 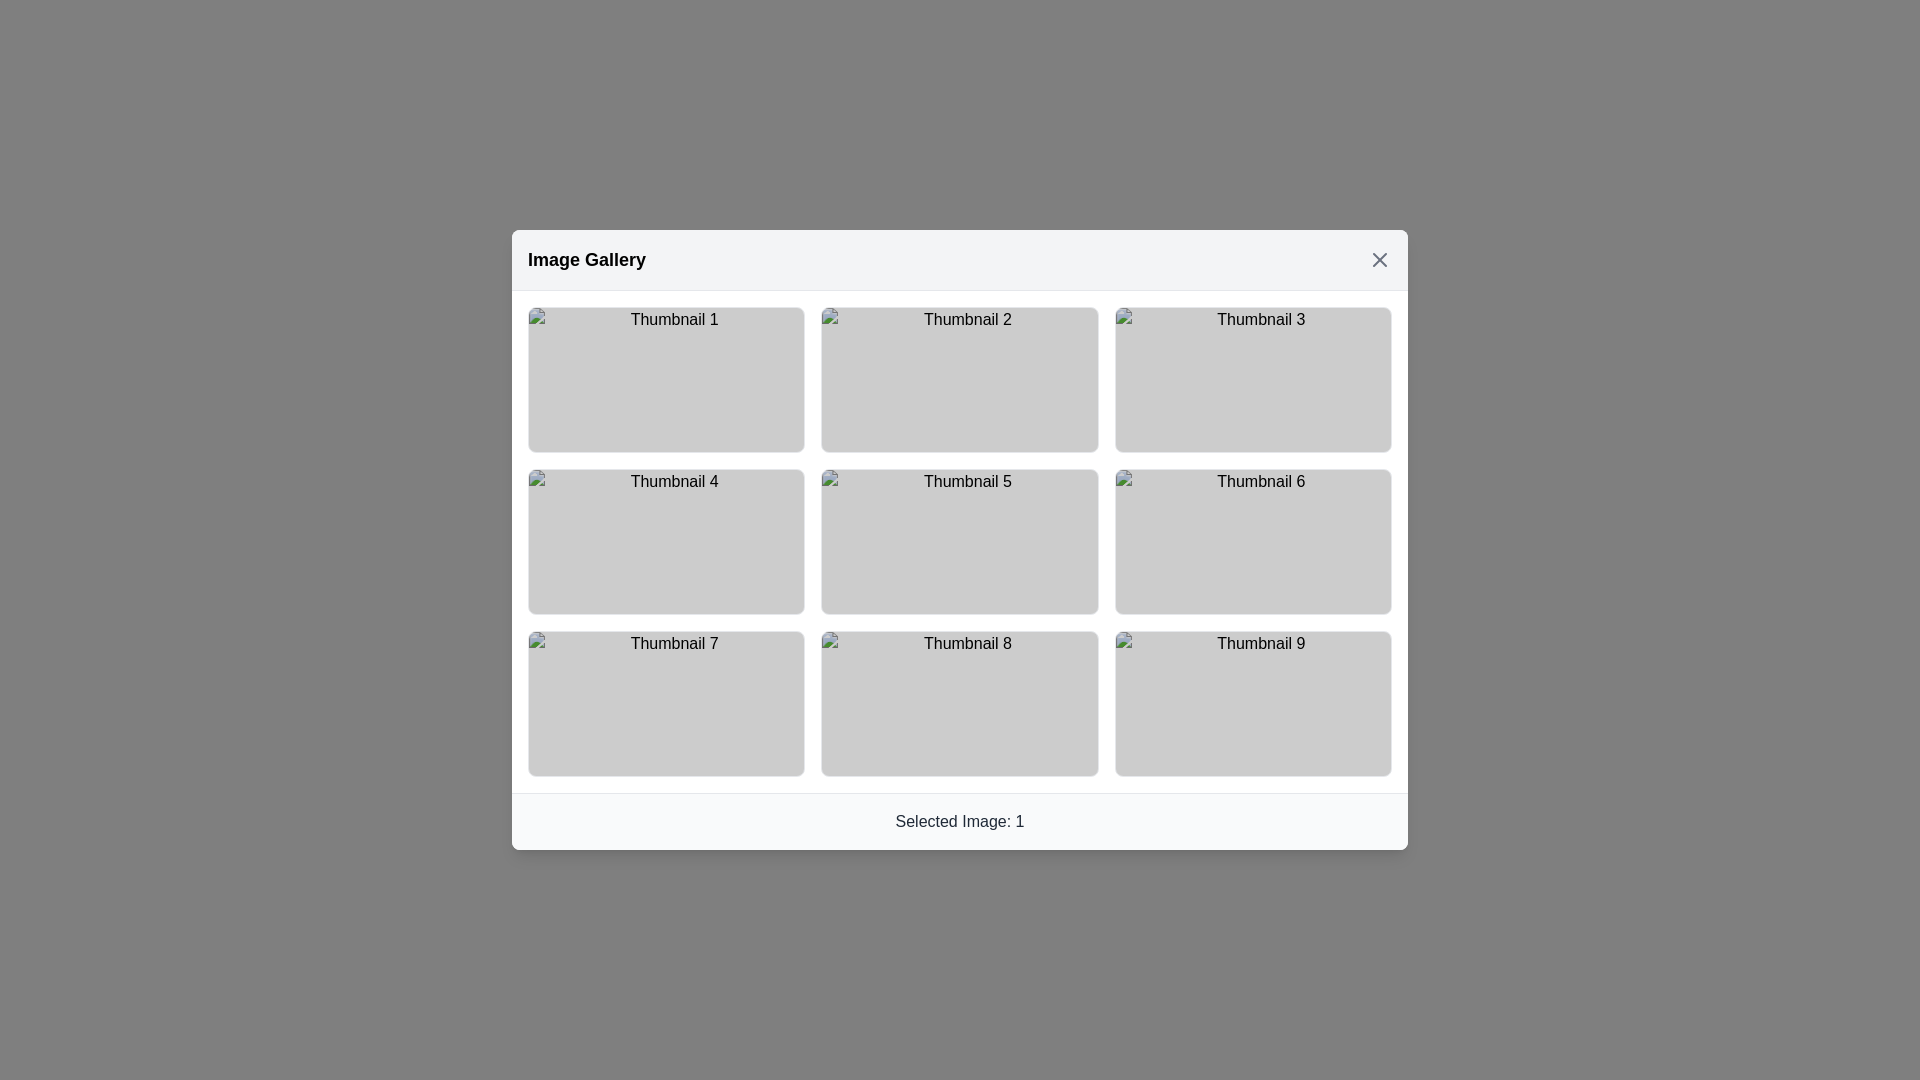 What do you see at coordinates (960, 703) in the screenshot?
I see `the layered overlay that indicates interactivity on the eighth thumbnail in a 3x3 grid layout of the image gallery` at bounding box center [960, 703].